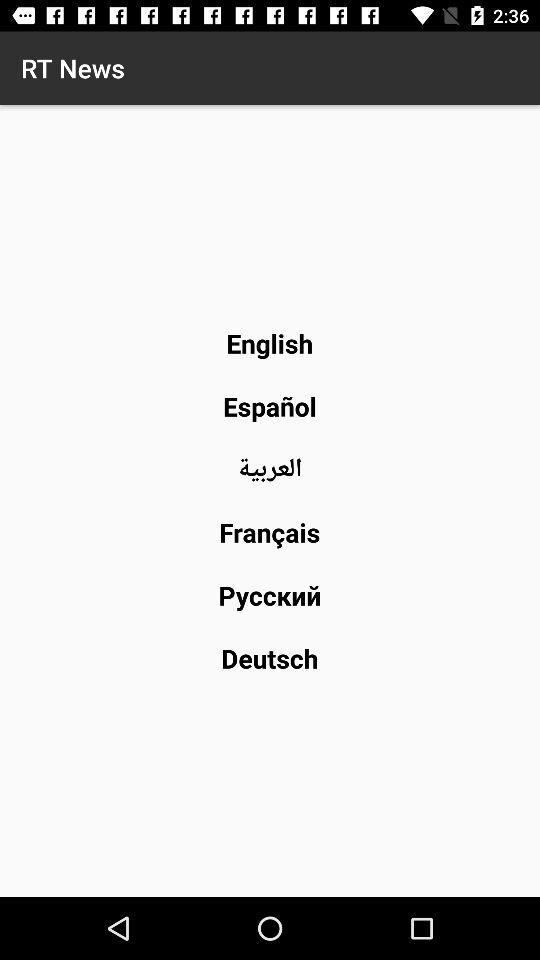 This screenshot has width=540, height=960. What do you see at coordinates (270, 405) in the screenshot?
I see `the item below the english icon` at bounding box center [270, 405].